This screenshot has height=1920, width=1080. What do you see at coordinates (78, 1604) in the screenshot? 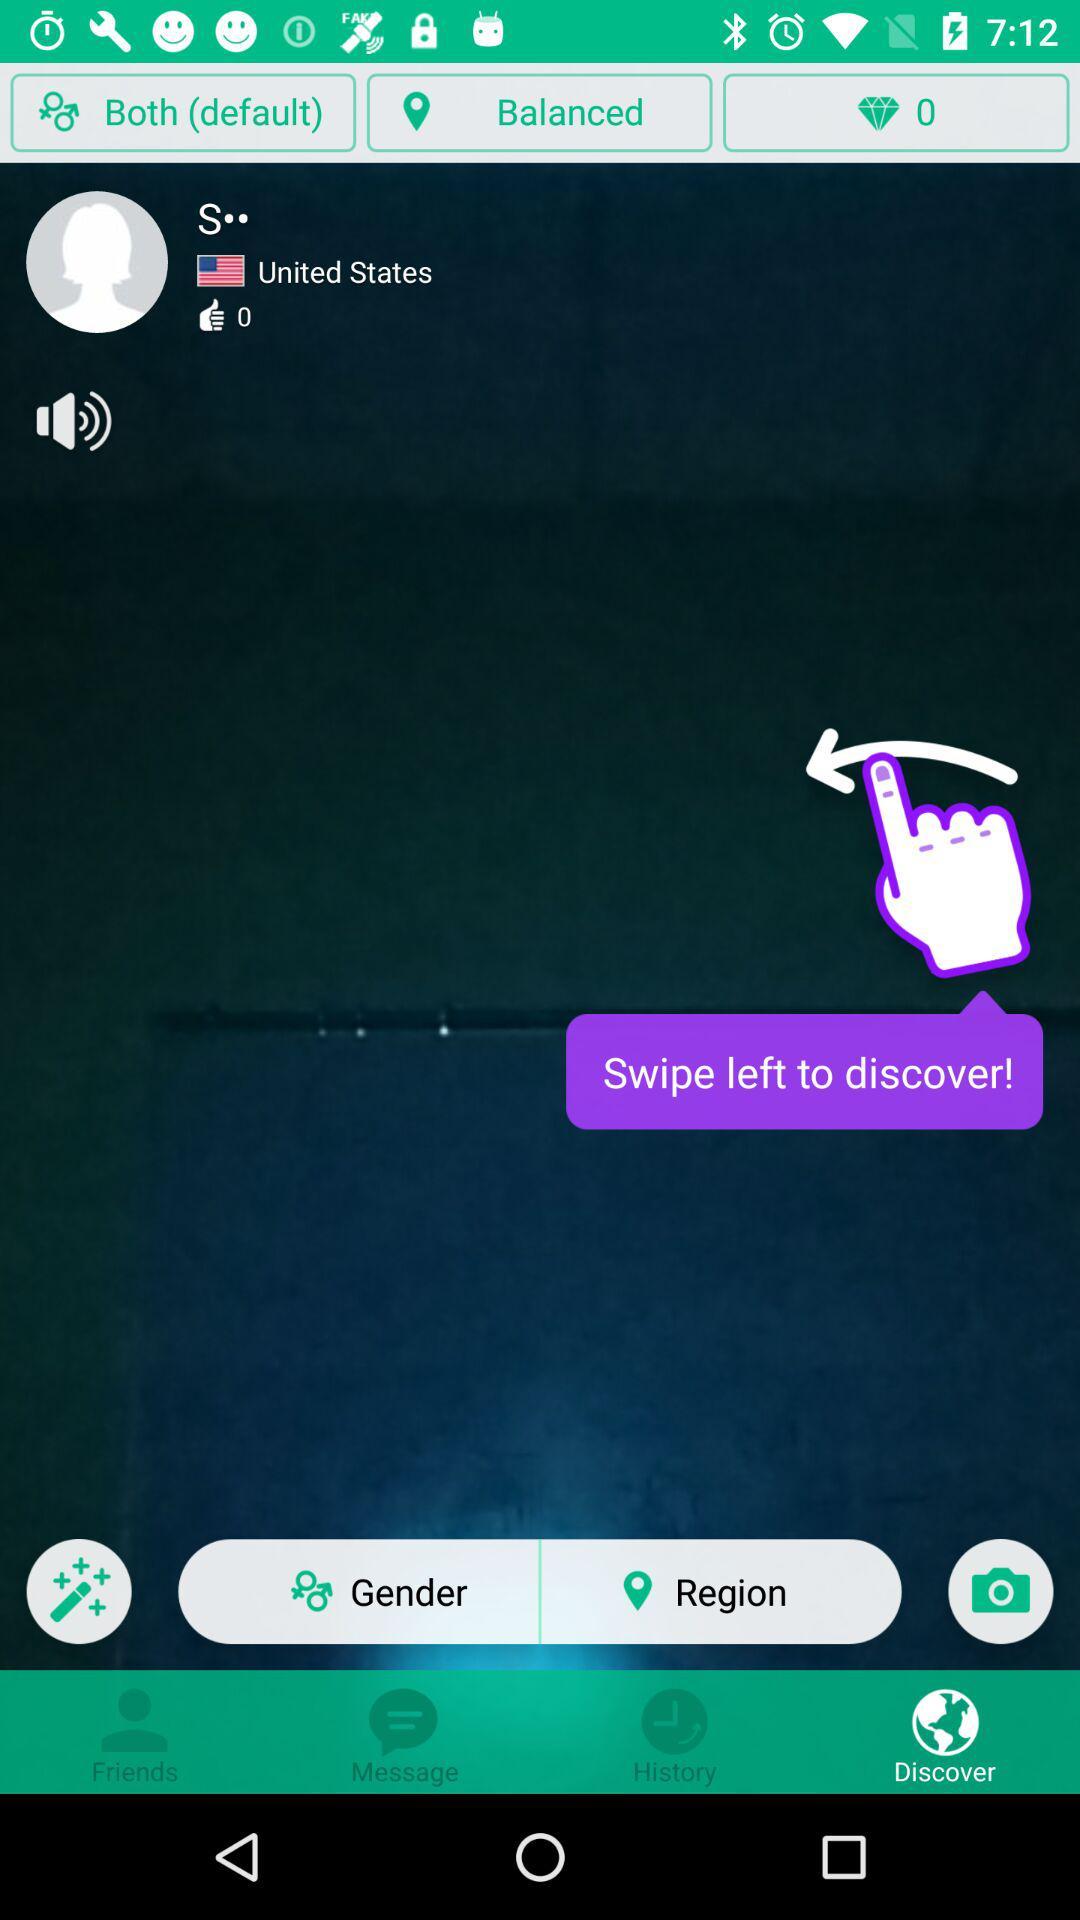
I see `the edit icon` at bounding box center [78, 1604].